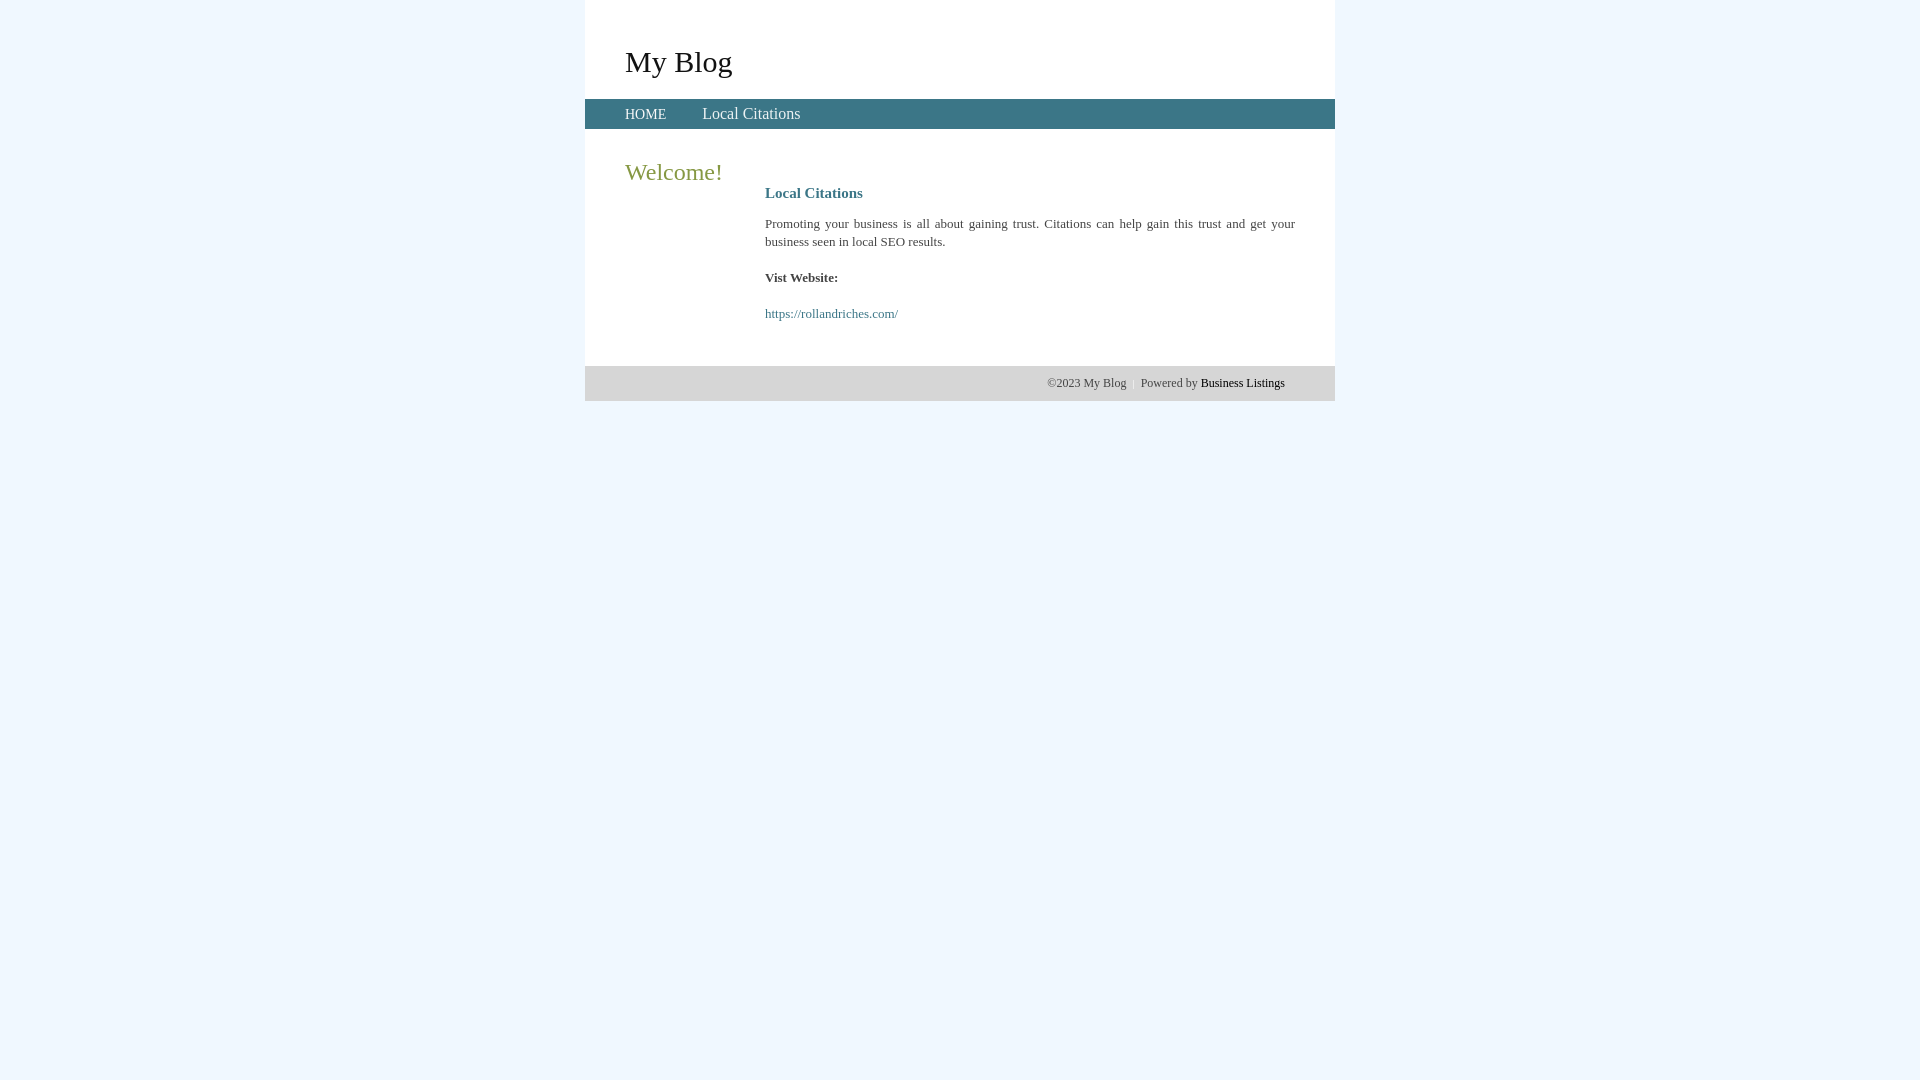 Image resolution: width=1920 pixels, height=1080 pixels. Describe the element at coordinates (701, 113) in the screenshot. I see `'Local Citations'` at that location.